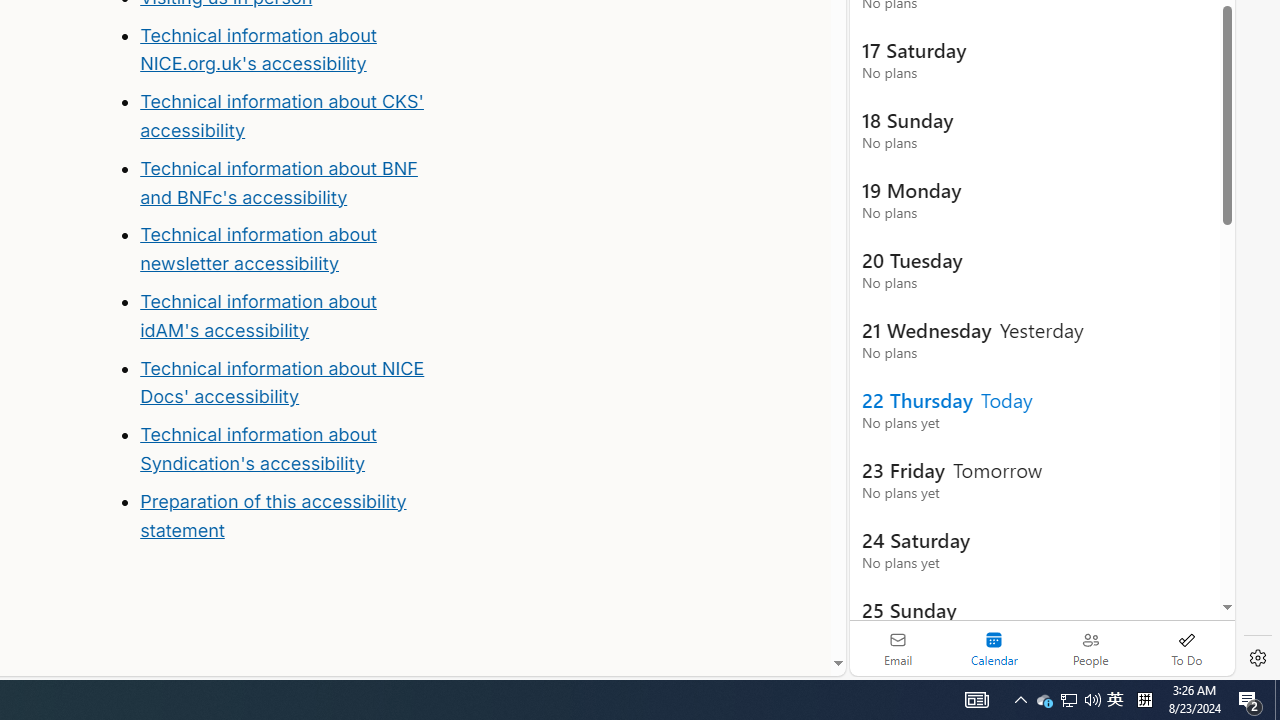 The width and height of the screenshot is (1280, 720). Describe the element at coordinates (257, 48) in the screenshot. I see `'Technical information about NICE.org.uk'` at that location.